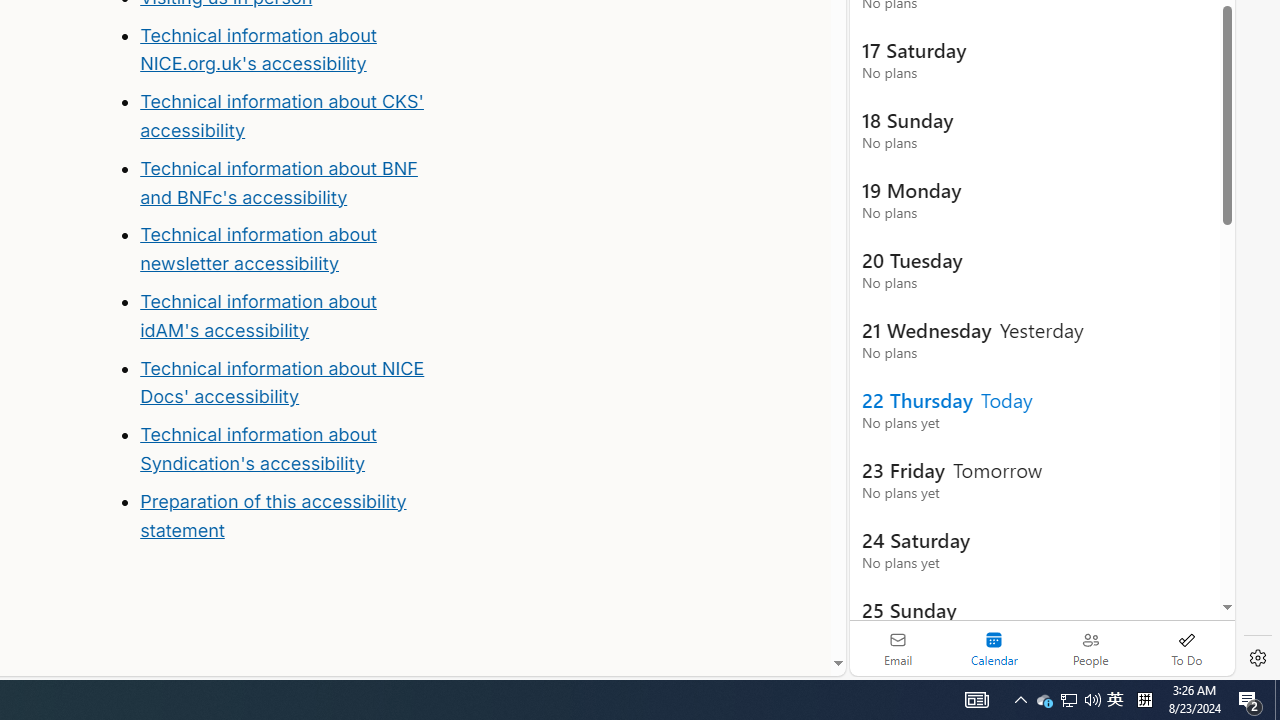 The width and height of the screenshot is (1280, 720). Describe the element at coordinates (257, 48) in the screenshot. I see `'Technical information about NICE.org.uk'` at that location.